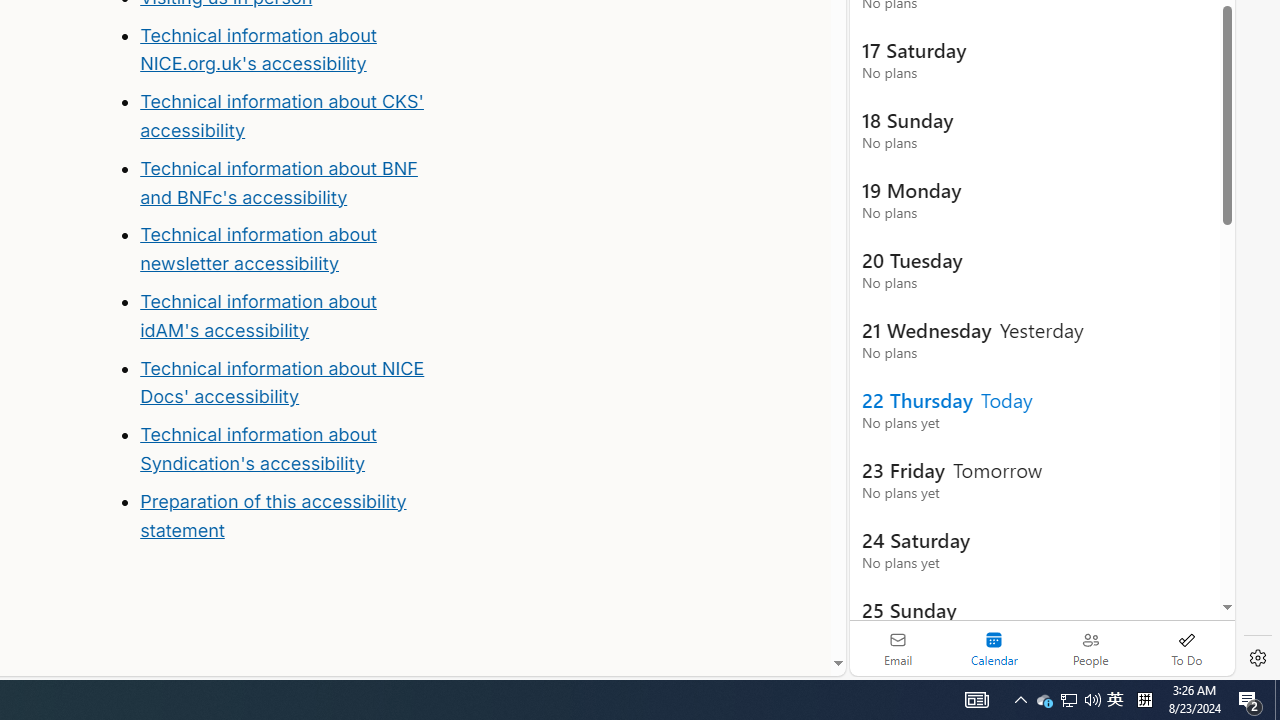 The width and height of the screenshot is (1280, 720). Describe the element at coordinates (257, 48) in the screenshot. I see `'Technical information about NICE.org.uk'` at that location.